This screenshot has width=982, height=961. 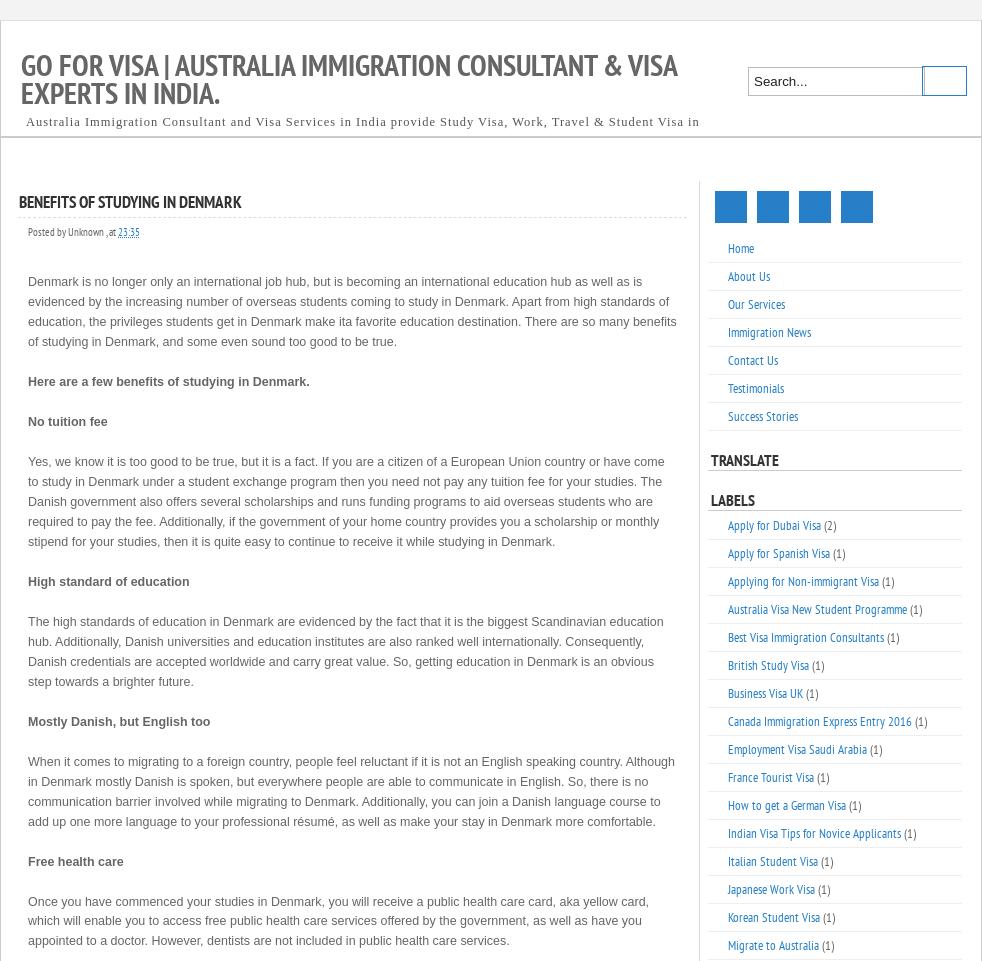 I want to click on 'About Us', so click(x=748, y=276).